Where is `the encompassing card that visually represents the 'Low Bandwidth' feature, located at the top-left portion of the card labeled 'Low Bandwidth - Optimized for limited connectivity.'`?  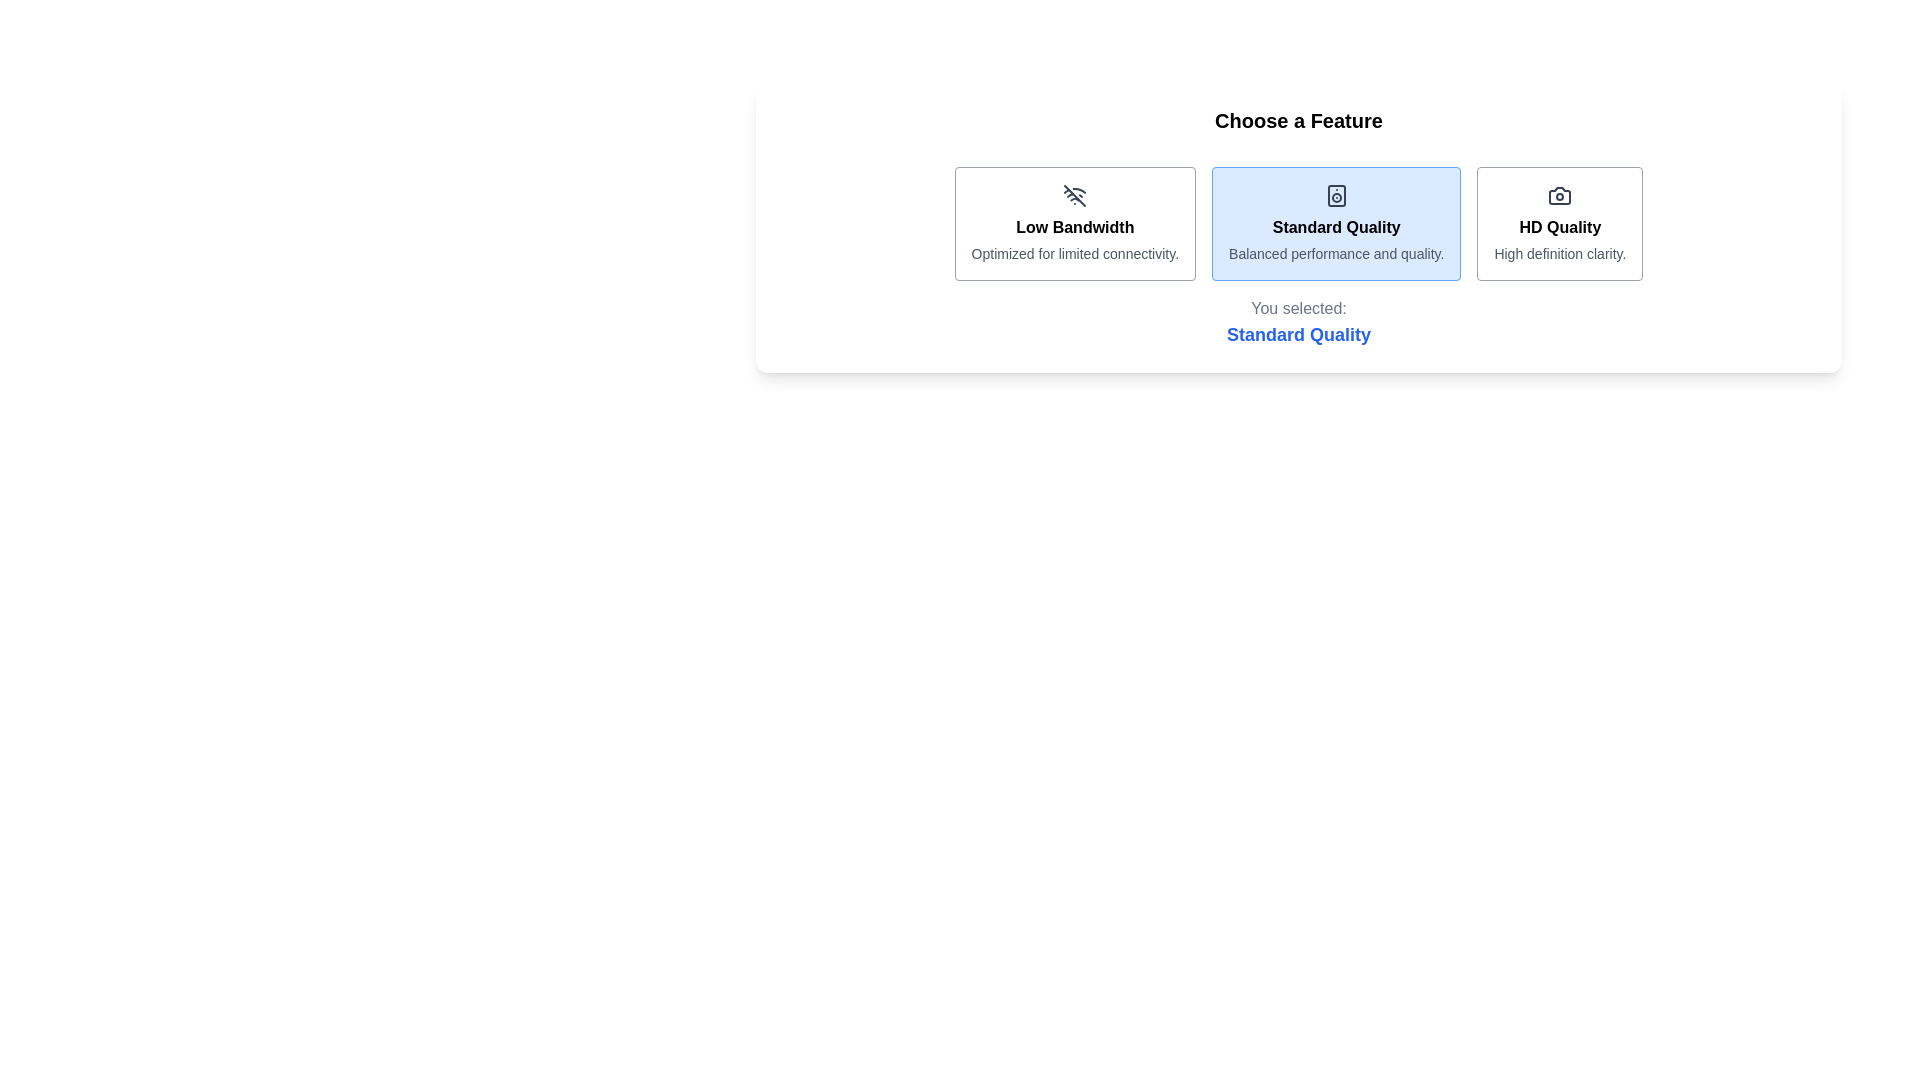
the encompassing card that visually represents the 'Low Bandwidth' feature, located at the top-left portion of the card labeled 'Low Bandwidth - Optimized for limited connectivity.' is located at coordinates (1074, 196).